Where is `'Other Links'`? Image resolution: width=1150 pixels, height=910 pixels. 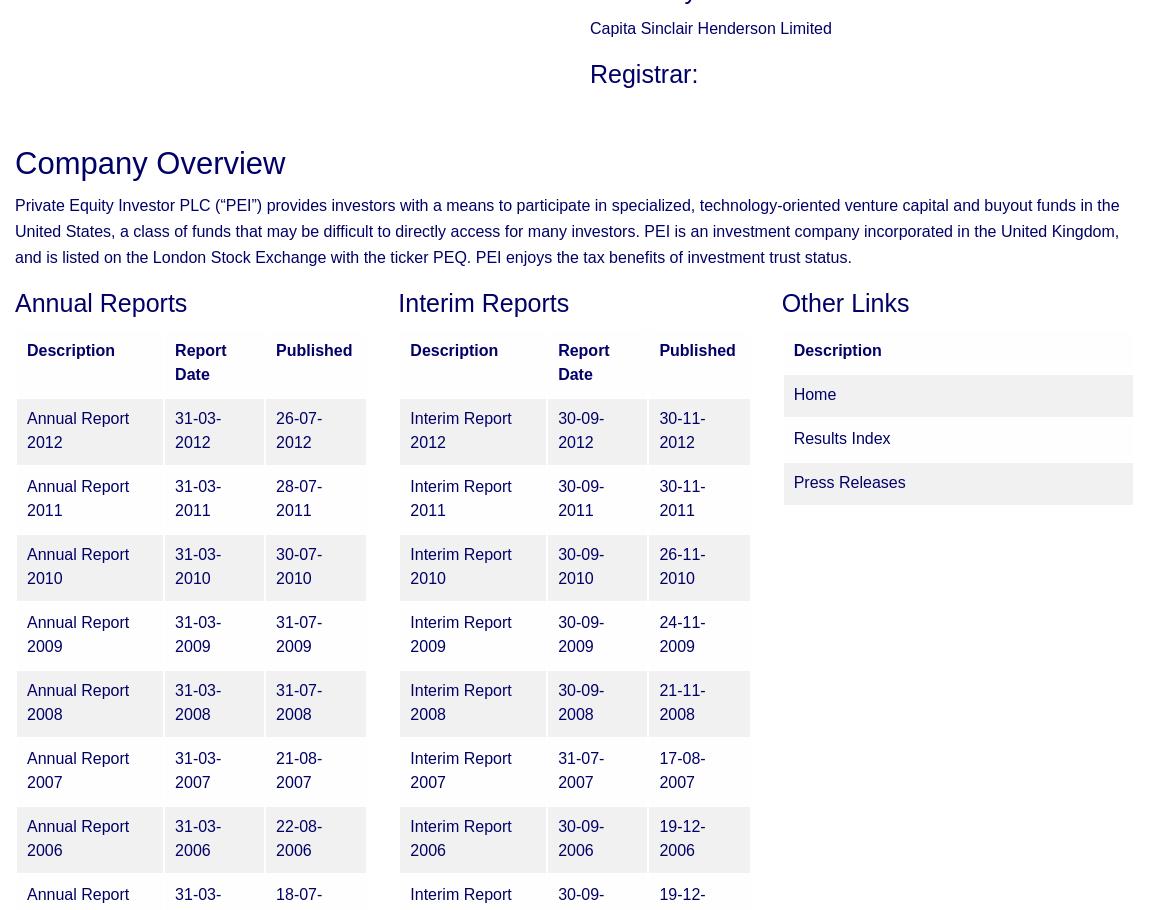
'Other Links' is located at coordinates (844, 303).